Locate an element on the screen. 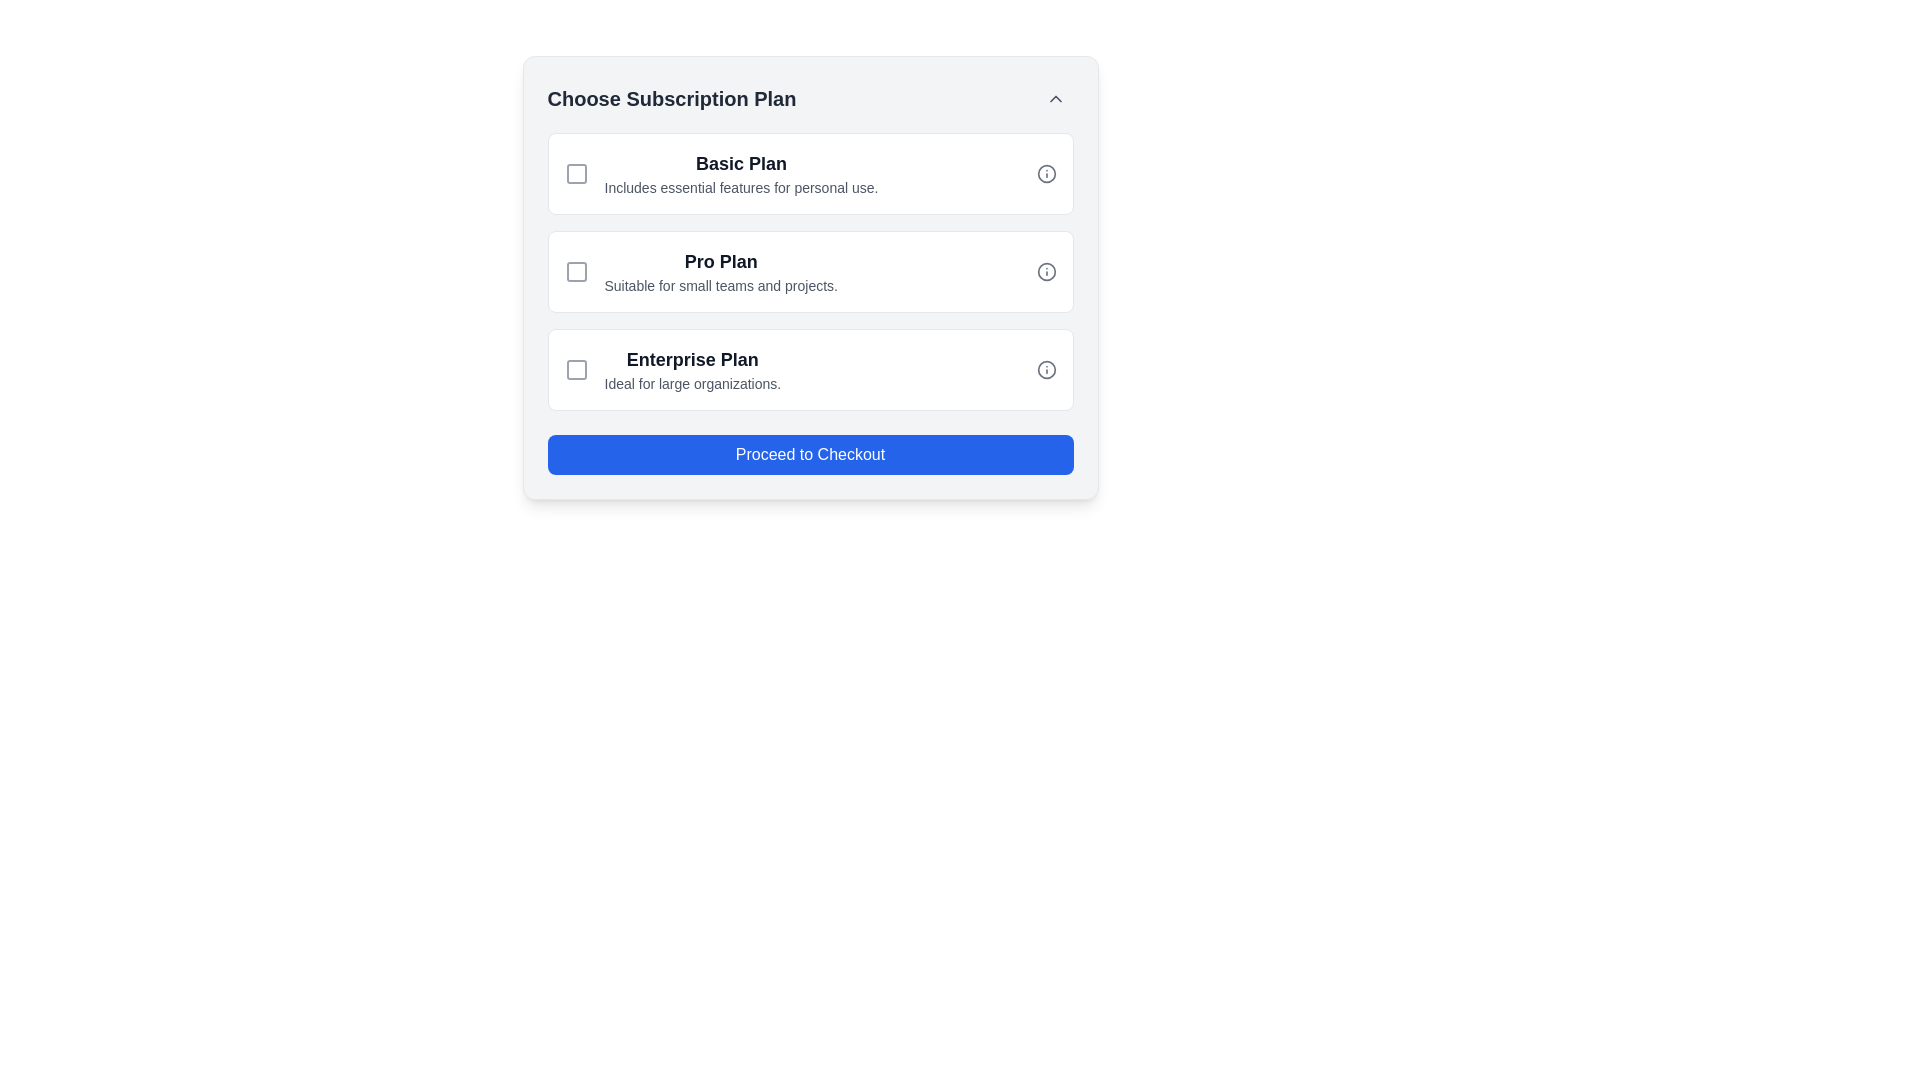 This screenshot has height=1080, width=1920. the text label that provides additional information about the 'Enterprise Plan', which is centrally located below the 'Enterprise Plan' header in the subscription option block is located at coordinates (692, 384).